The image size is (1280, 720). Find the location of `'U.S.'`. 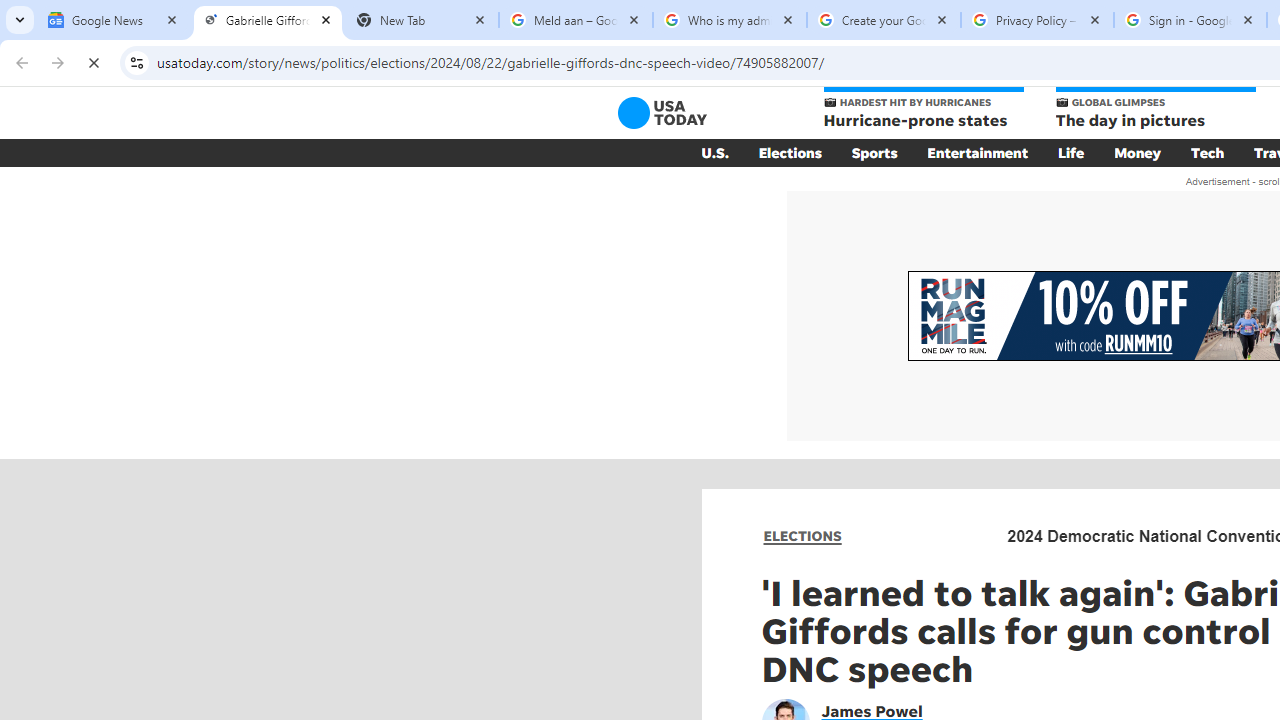

'U.S.' is located at coordinates (714, 152).